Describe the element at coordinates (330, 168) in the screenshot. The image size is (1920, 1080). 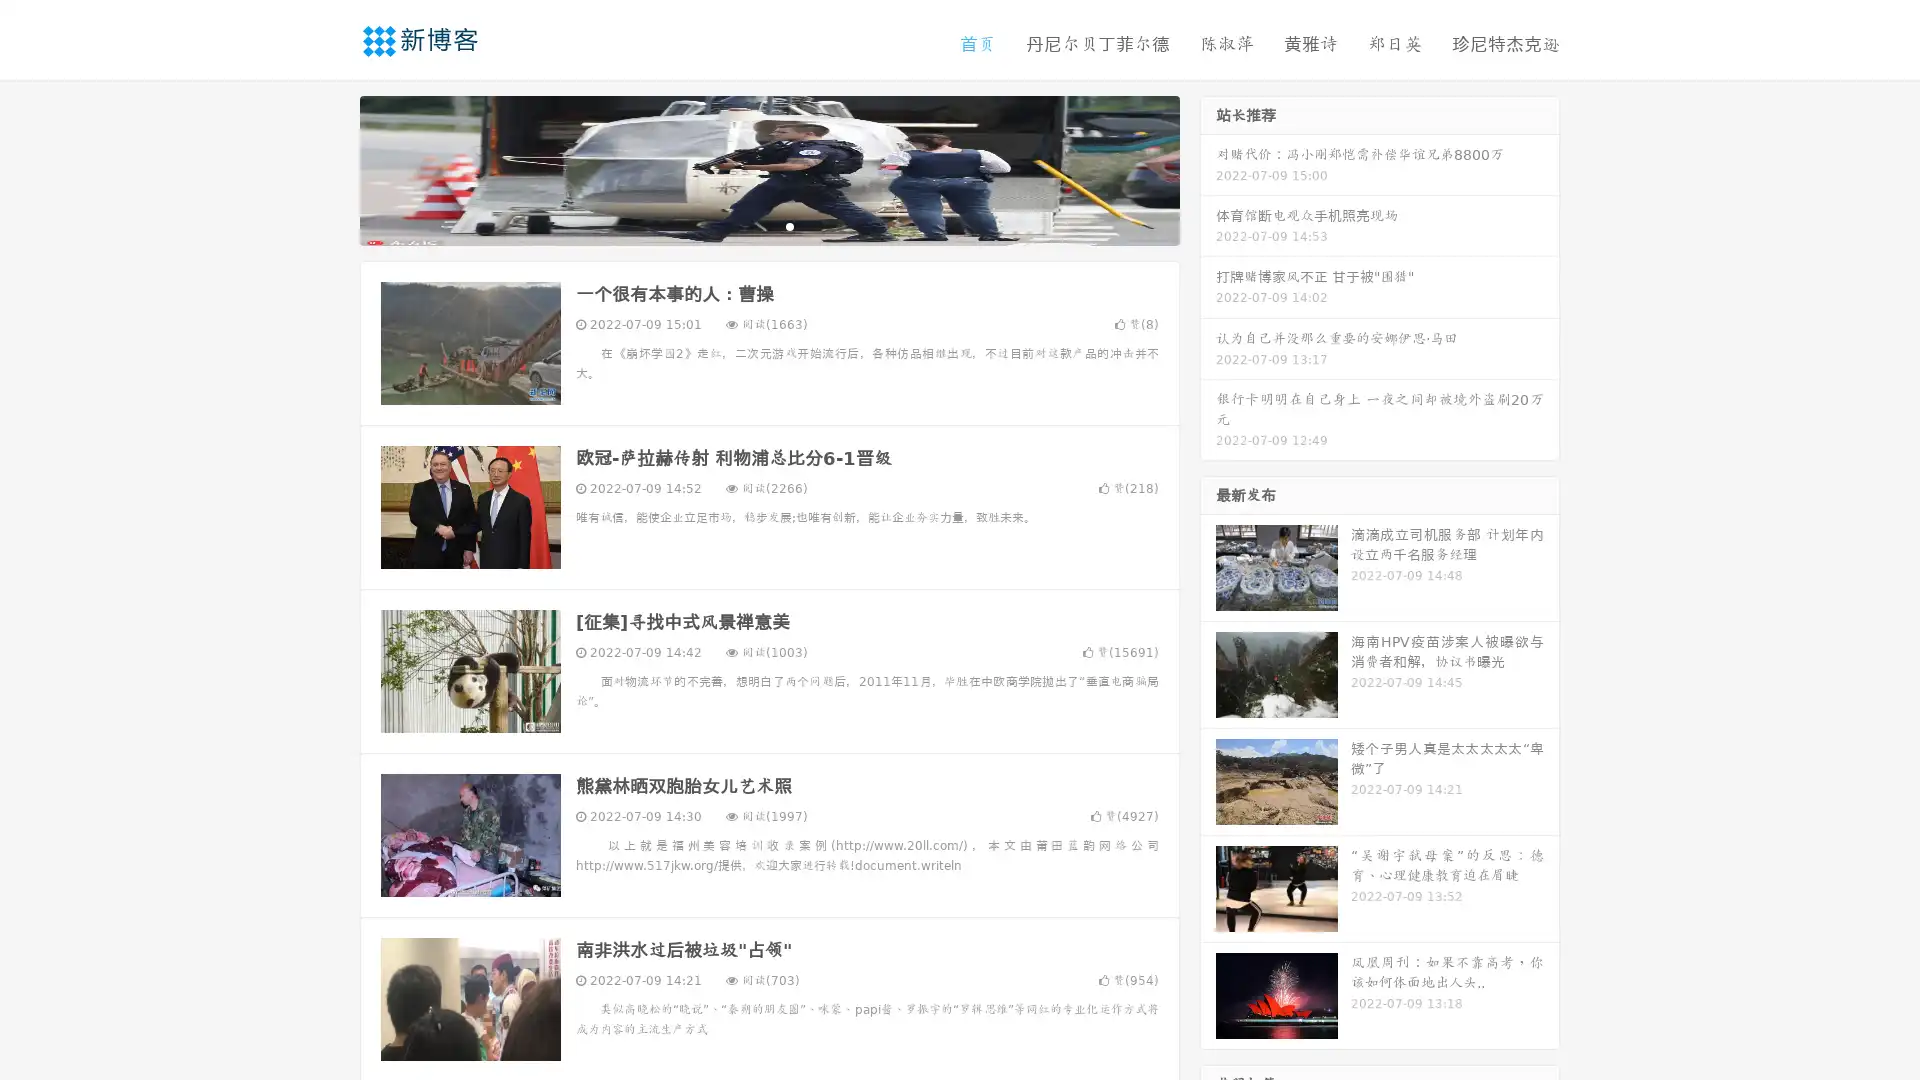
I see `Previous slide` at that location.